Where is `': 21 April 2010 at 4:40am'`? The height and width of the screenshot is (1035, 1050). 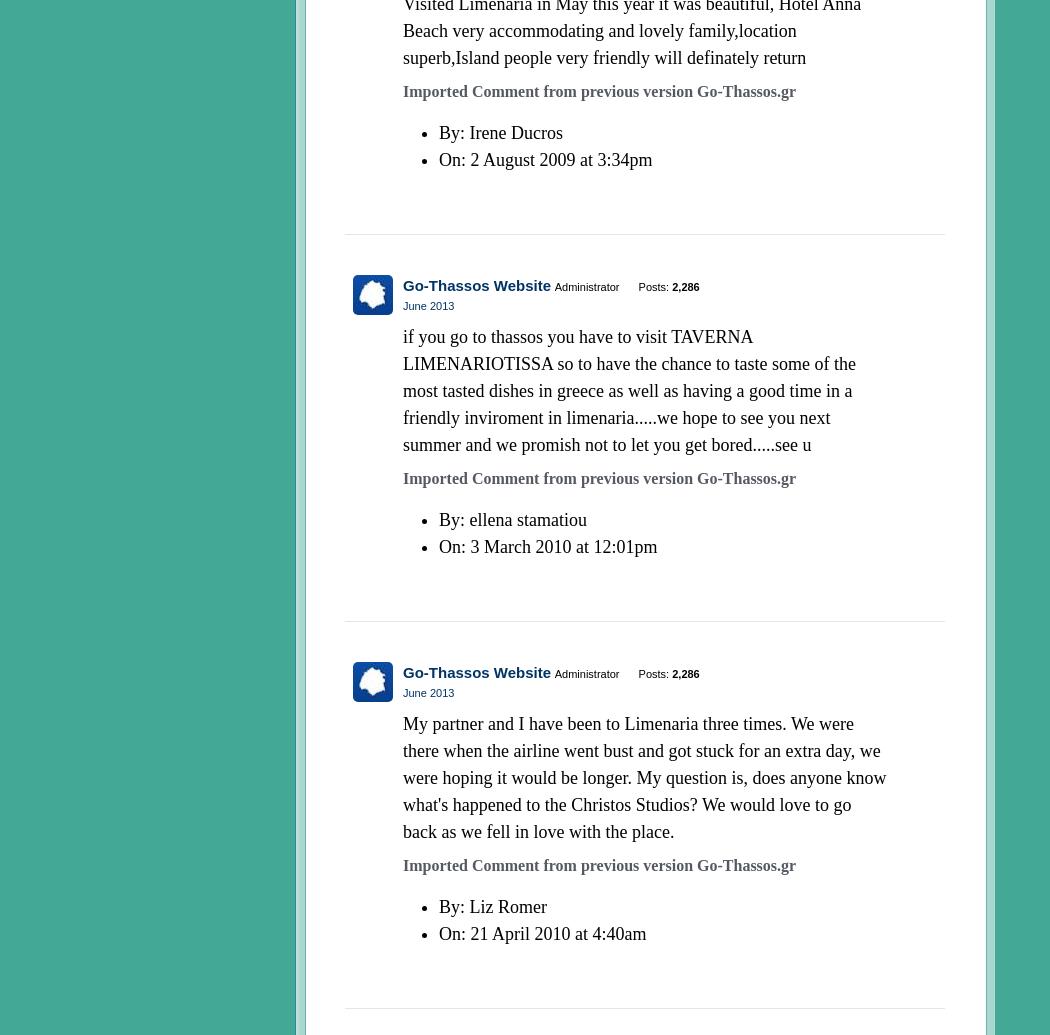
': 21 April 2010 at 4:40am' is located at coordinates (553, 932).